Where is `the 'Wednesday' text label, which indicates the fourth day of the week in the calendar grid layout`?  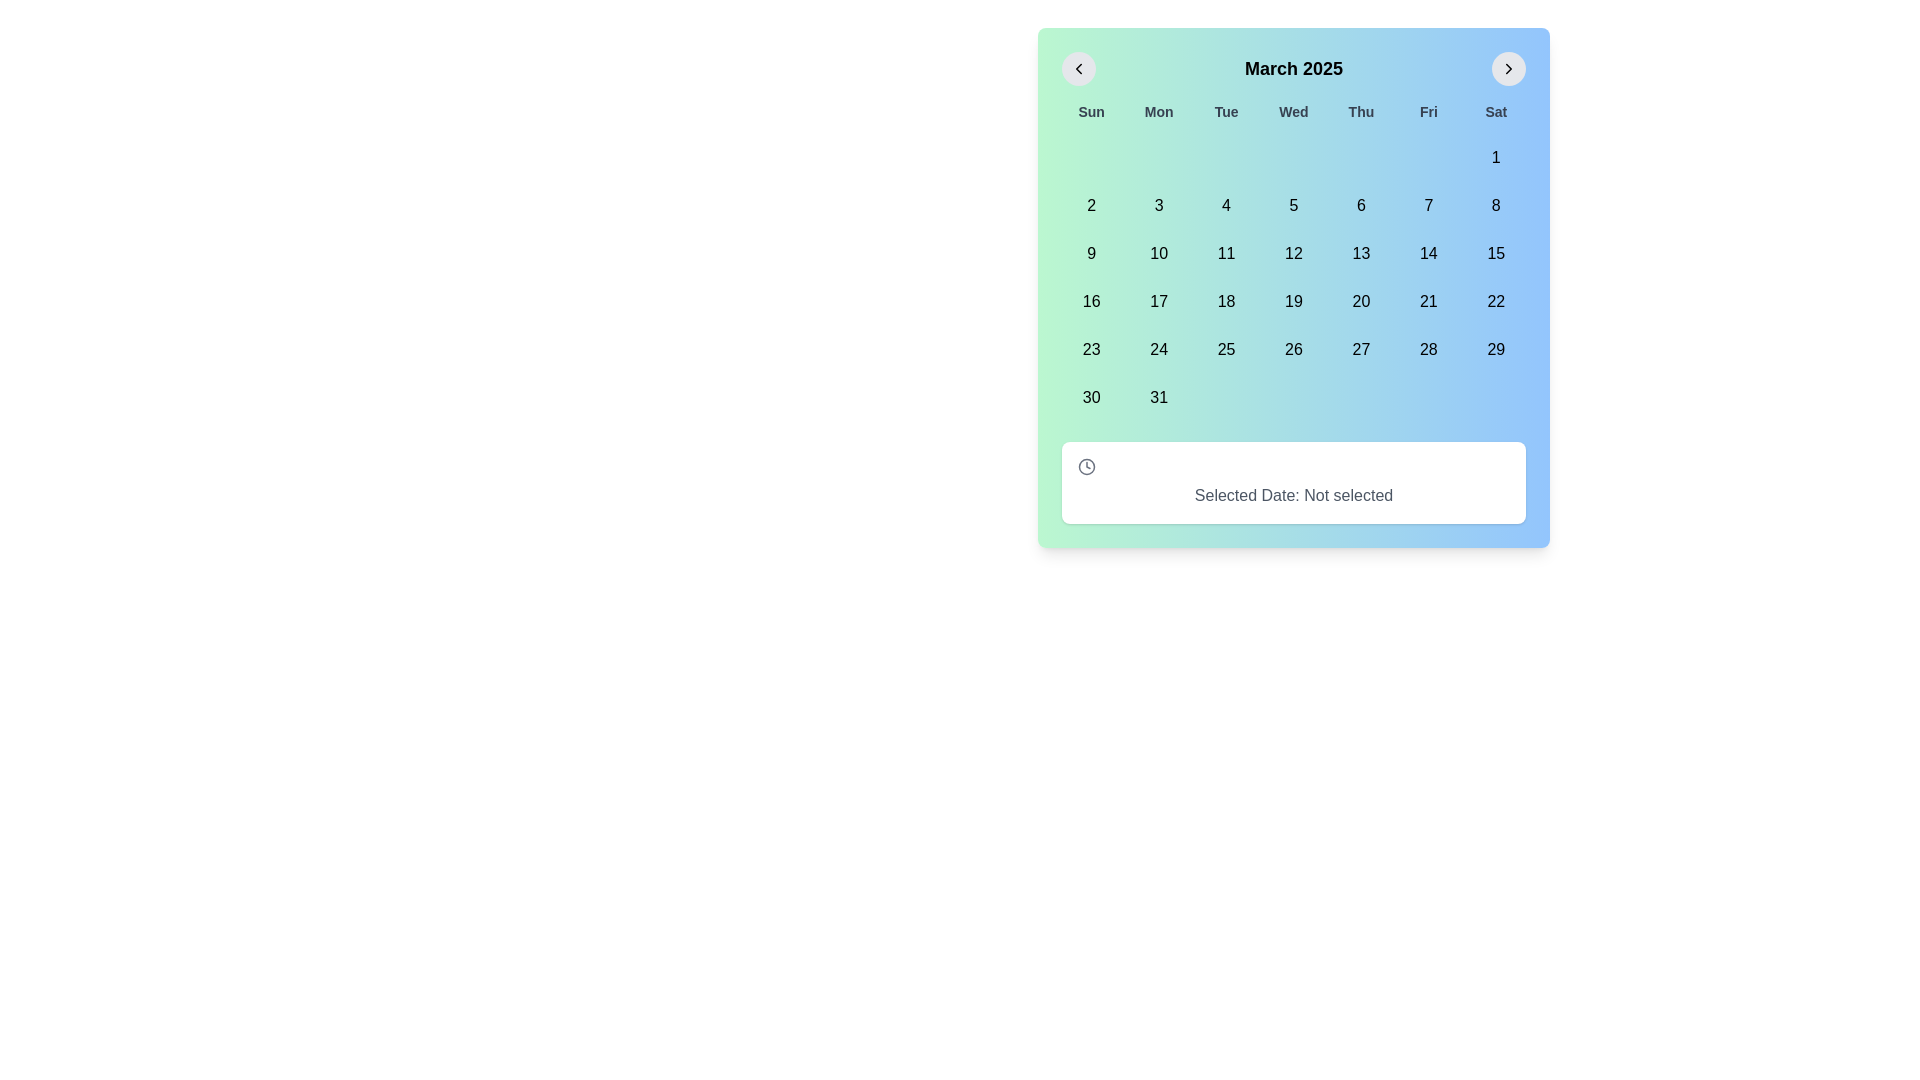
the 'Wednesday' text label, which indicates the fourth day of the week in the calendar grid layout is located at coordinates (1294, 111).